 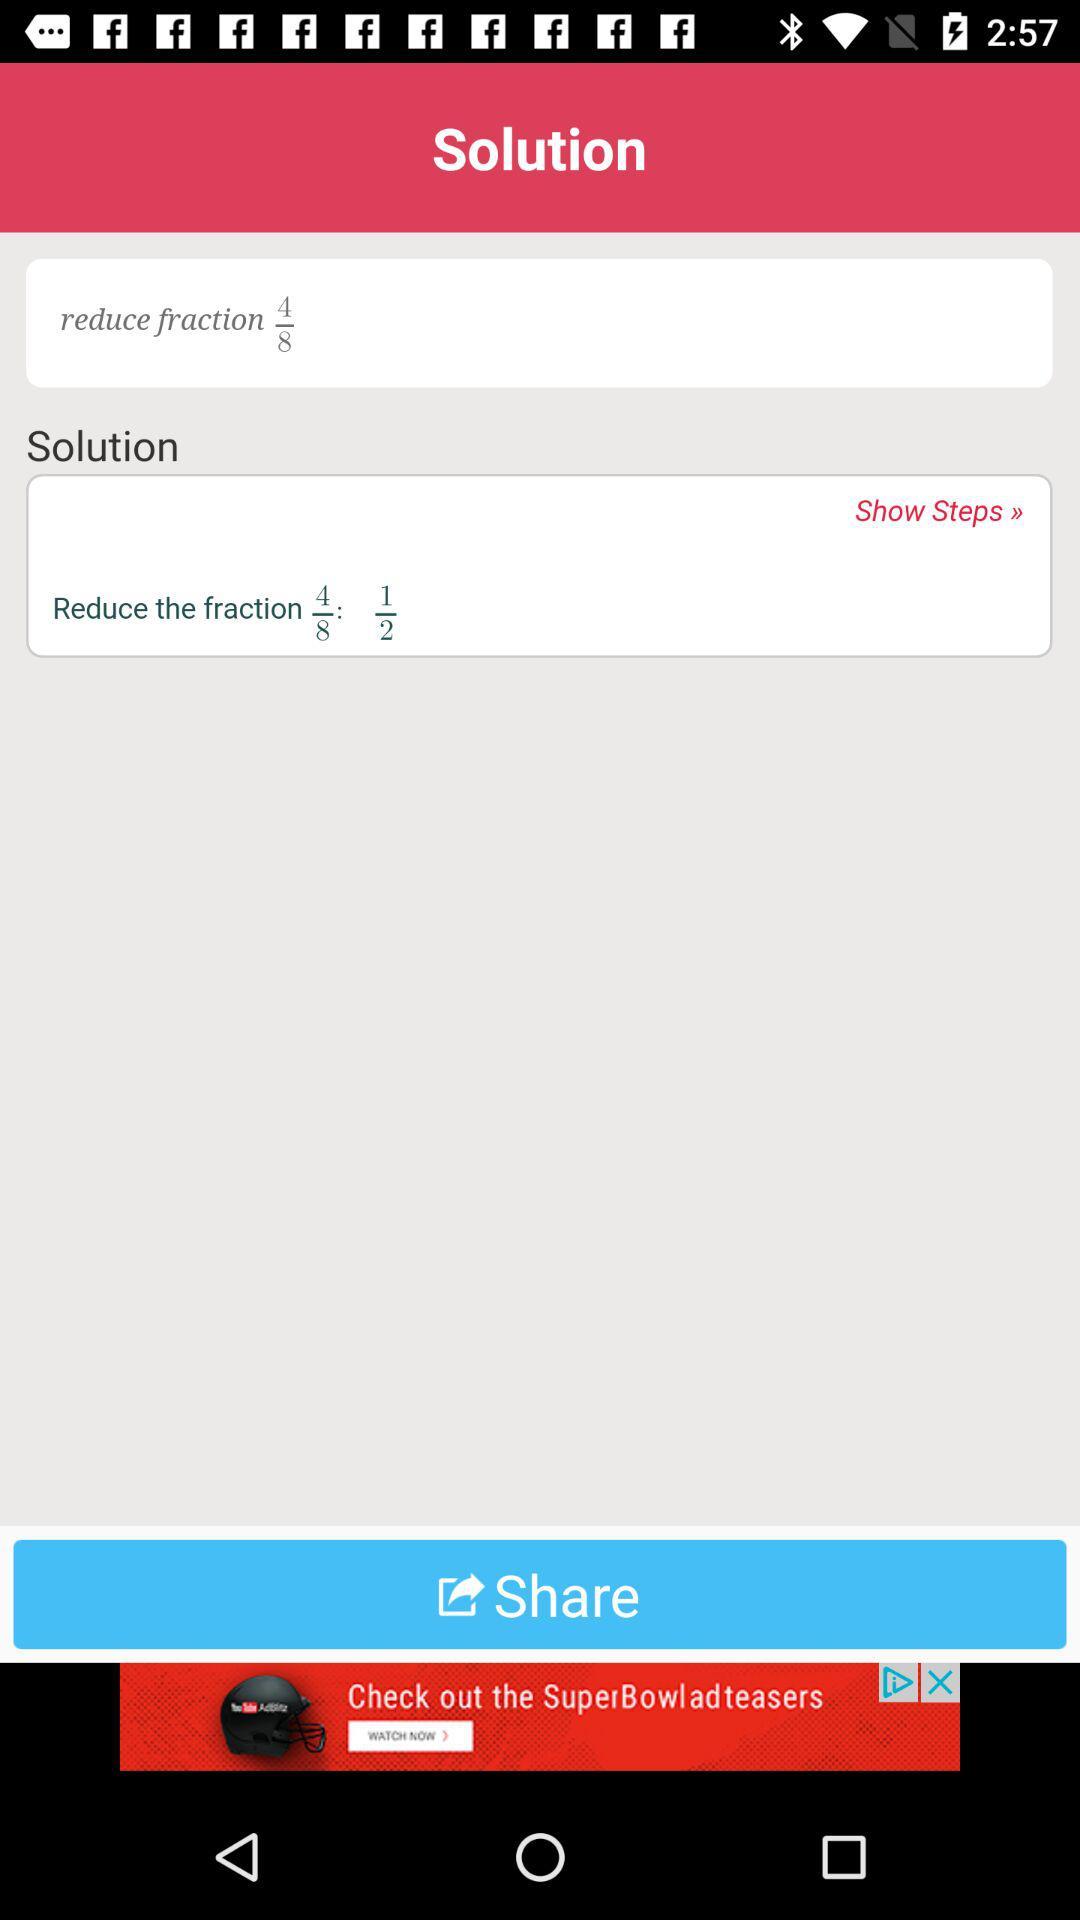 I want to click on open this advertisement, so click(x=540, y=1727).